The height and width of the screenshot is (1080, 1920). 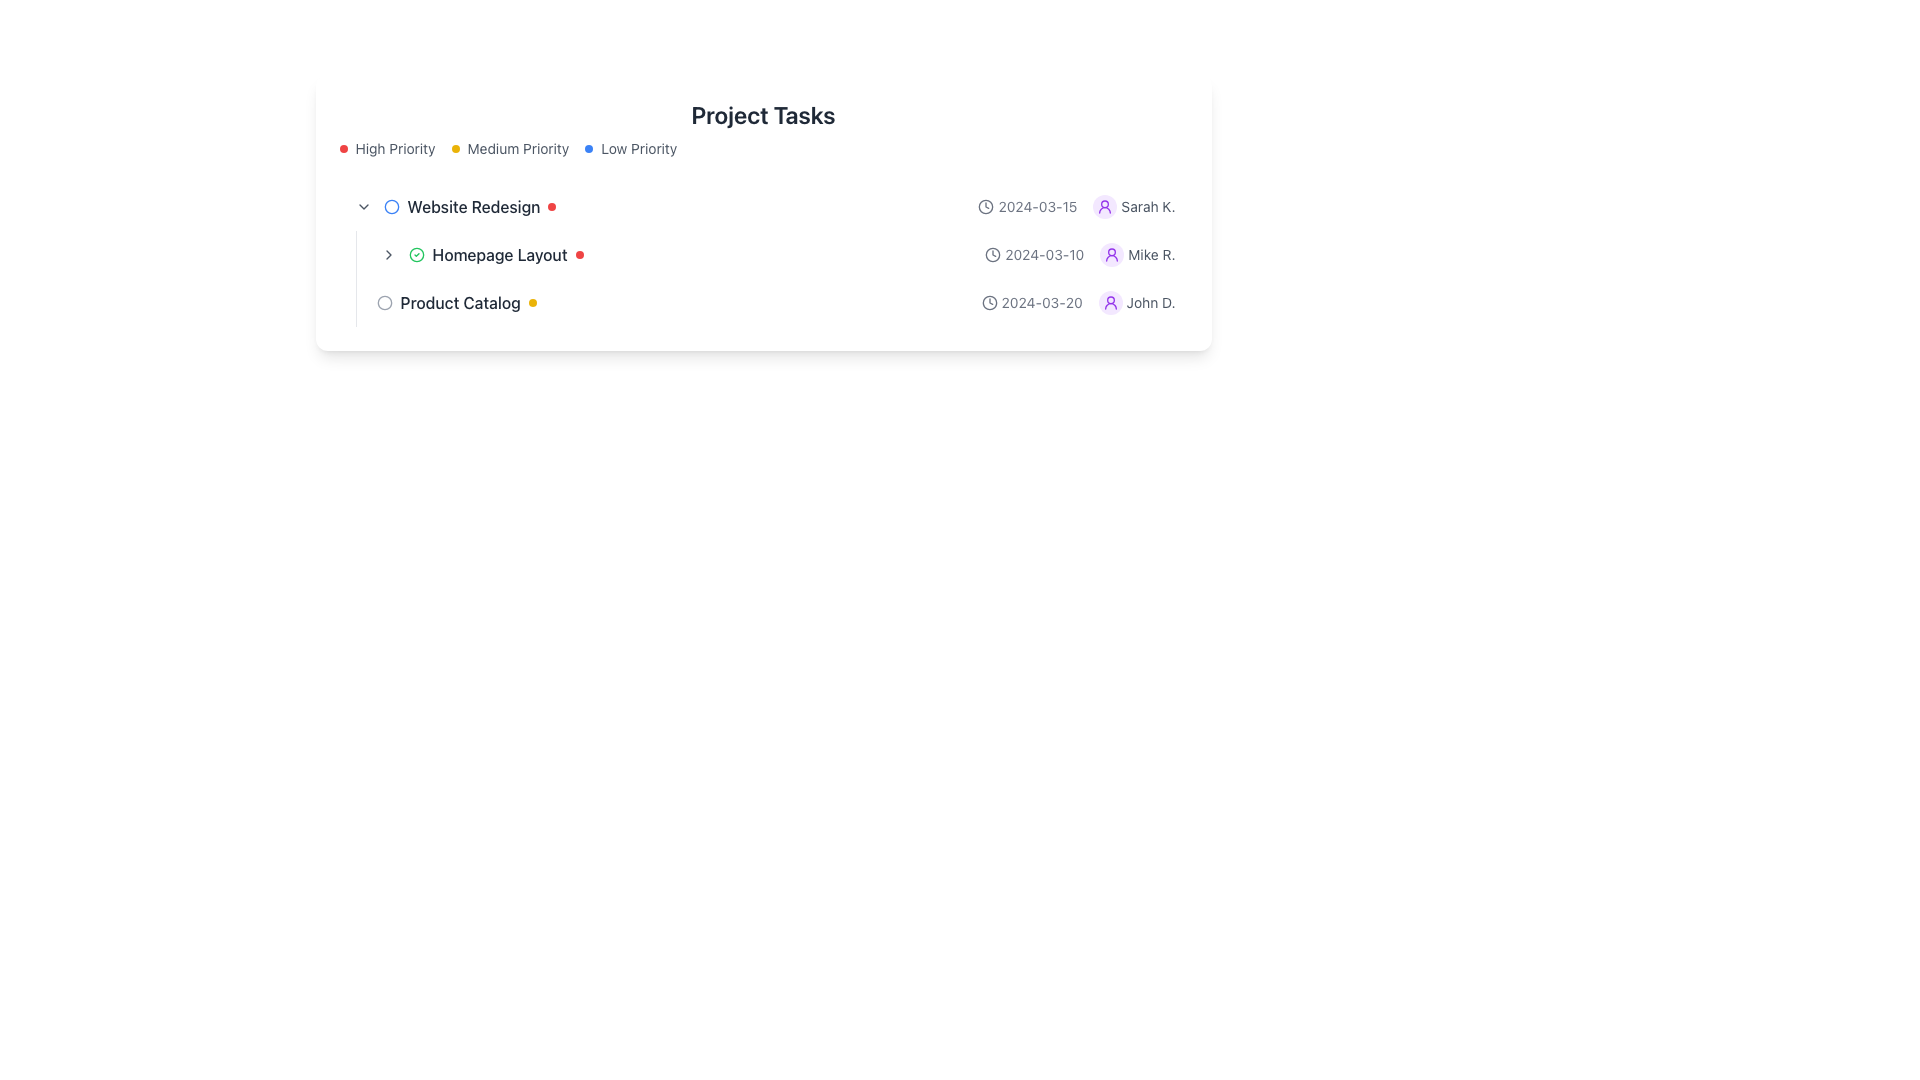 I want to click on text label indicating the name of the individual responsible for the 'Homepage Layout' task, positioned to the right of the purple avatar icon in the task list, so click(x=1152, y=253).